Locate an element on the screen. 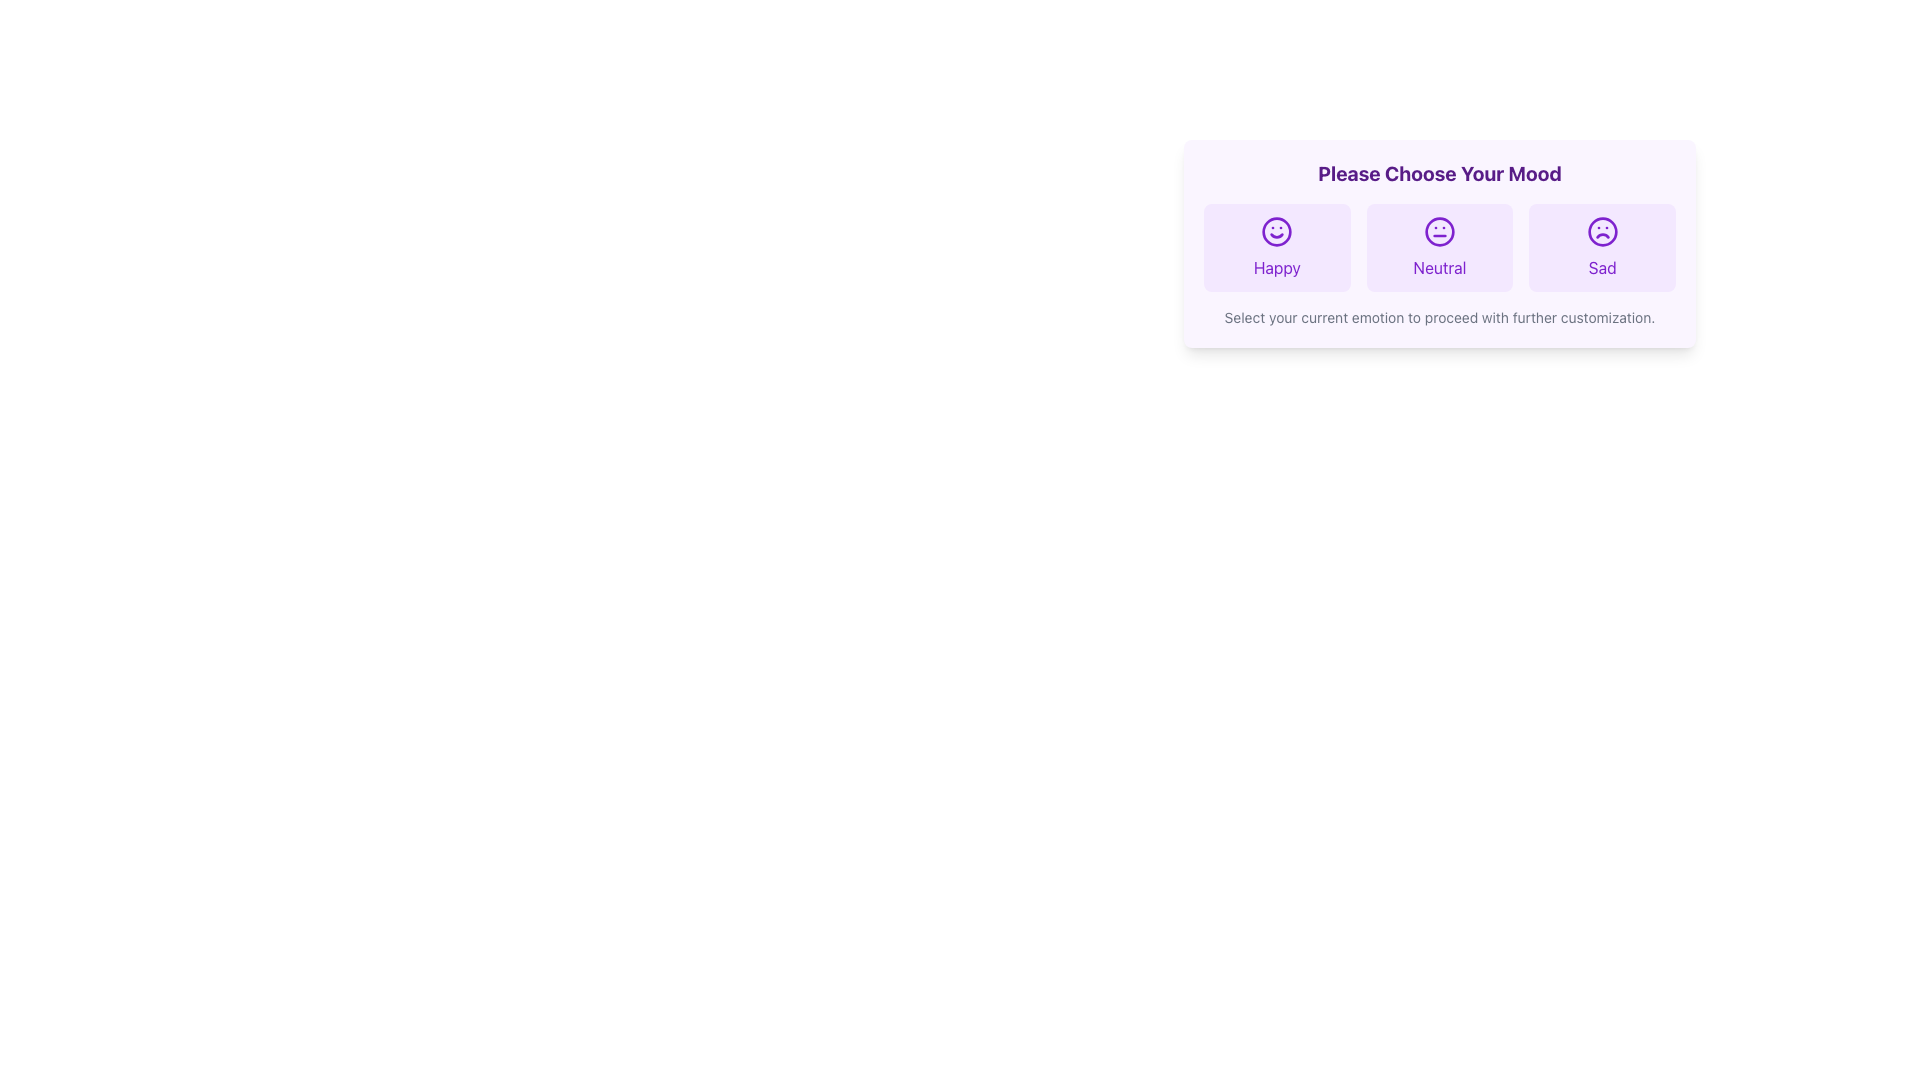  the circular graphic inside the sad emoji icon, which is the third option from the left in the mood selection menu is located at coordinates (1602, 230).